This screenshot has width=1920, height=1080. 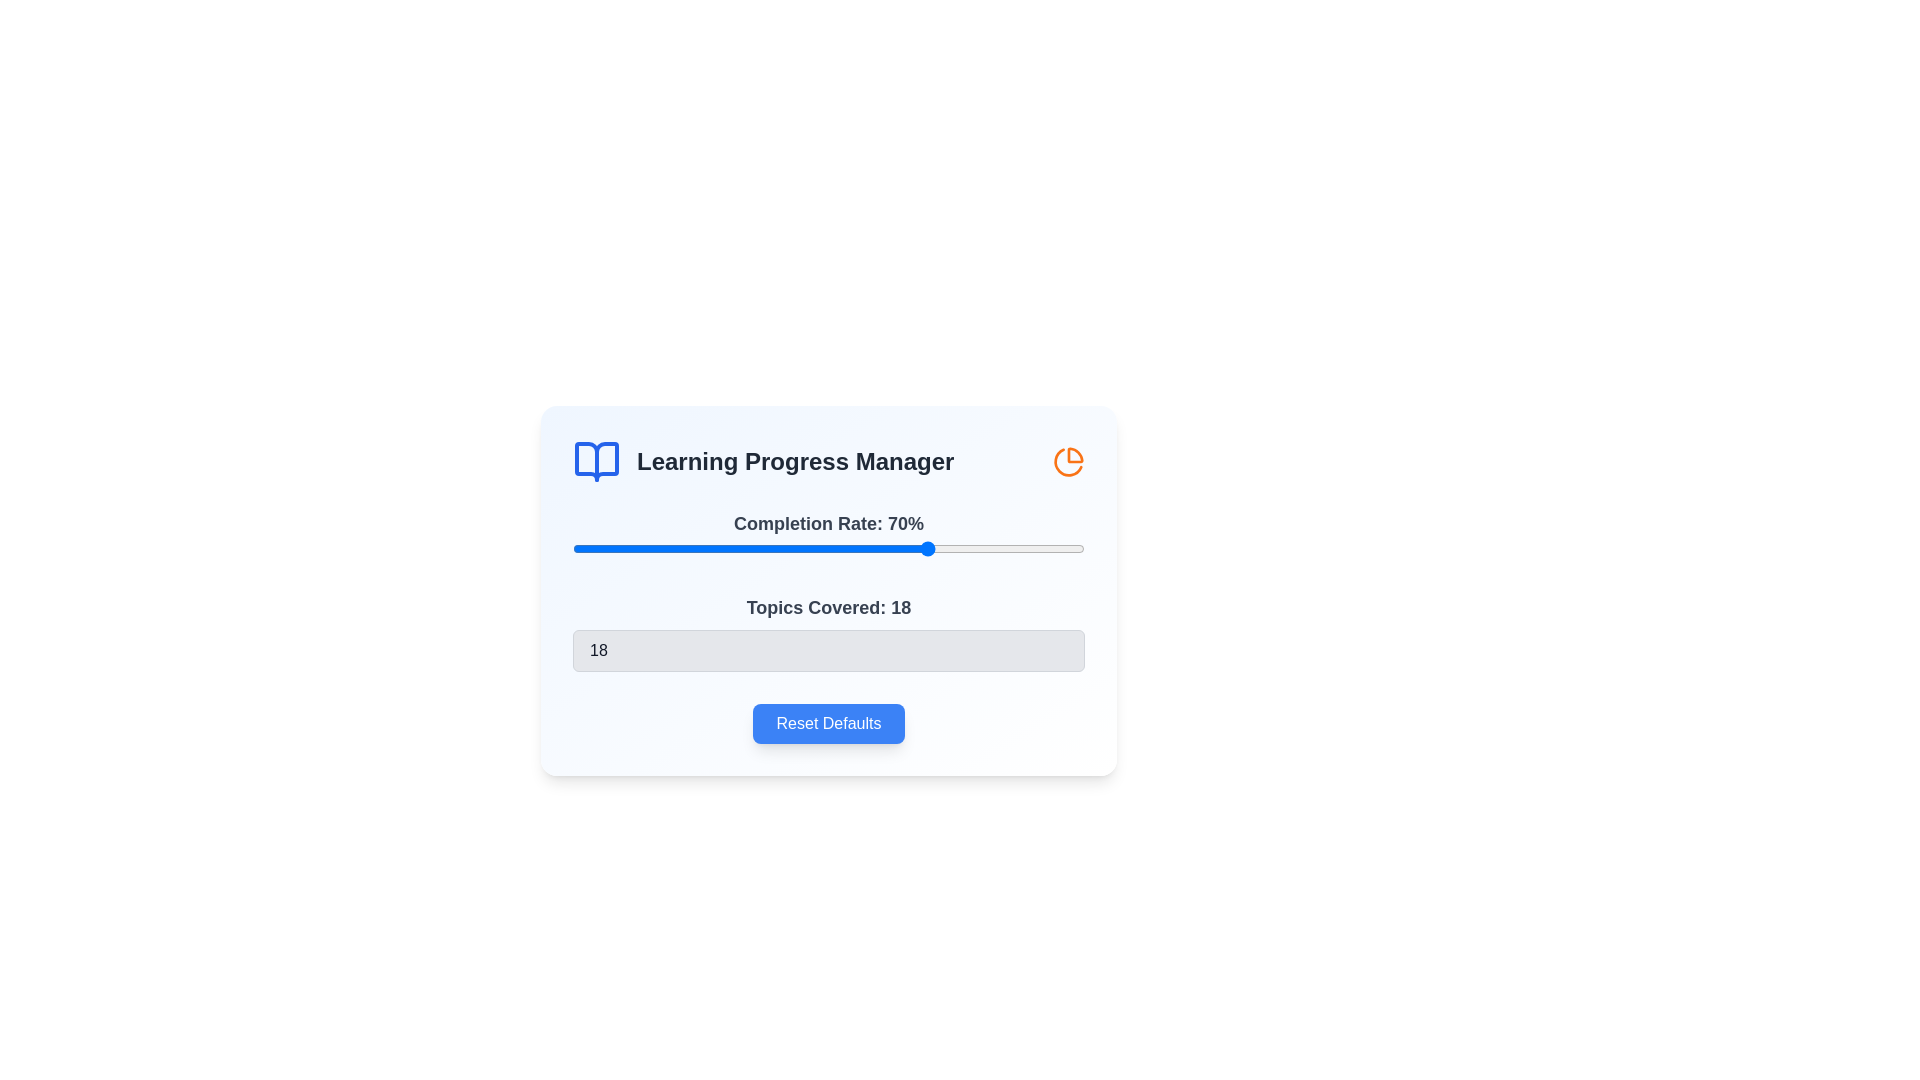 What do you see at coordinates (829, 651) in the screenshot?
I see `the number of topics covered to 9 by entering the value in the input box` at bounding box center [829, 651].